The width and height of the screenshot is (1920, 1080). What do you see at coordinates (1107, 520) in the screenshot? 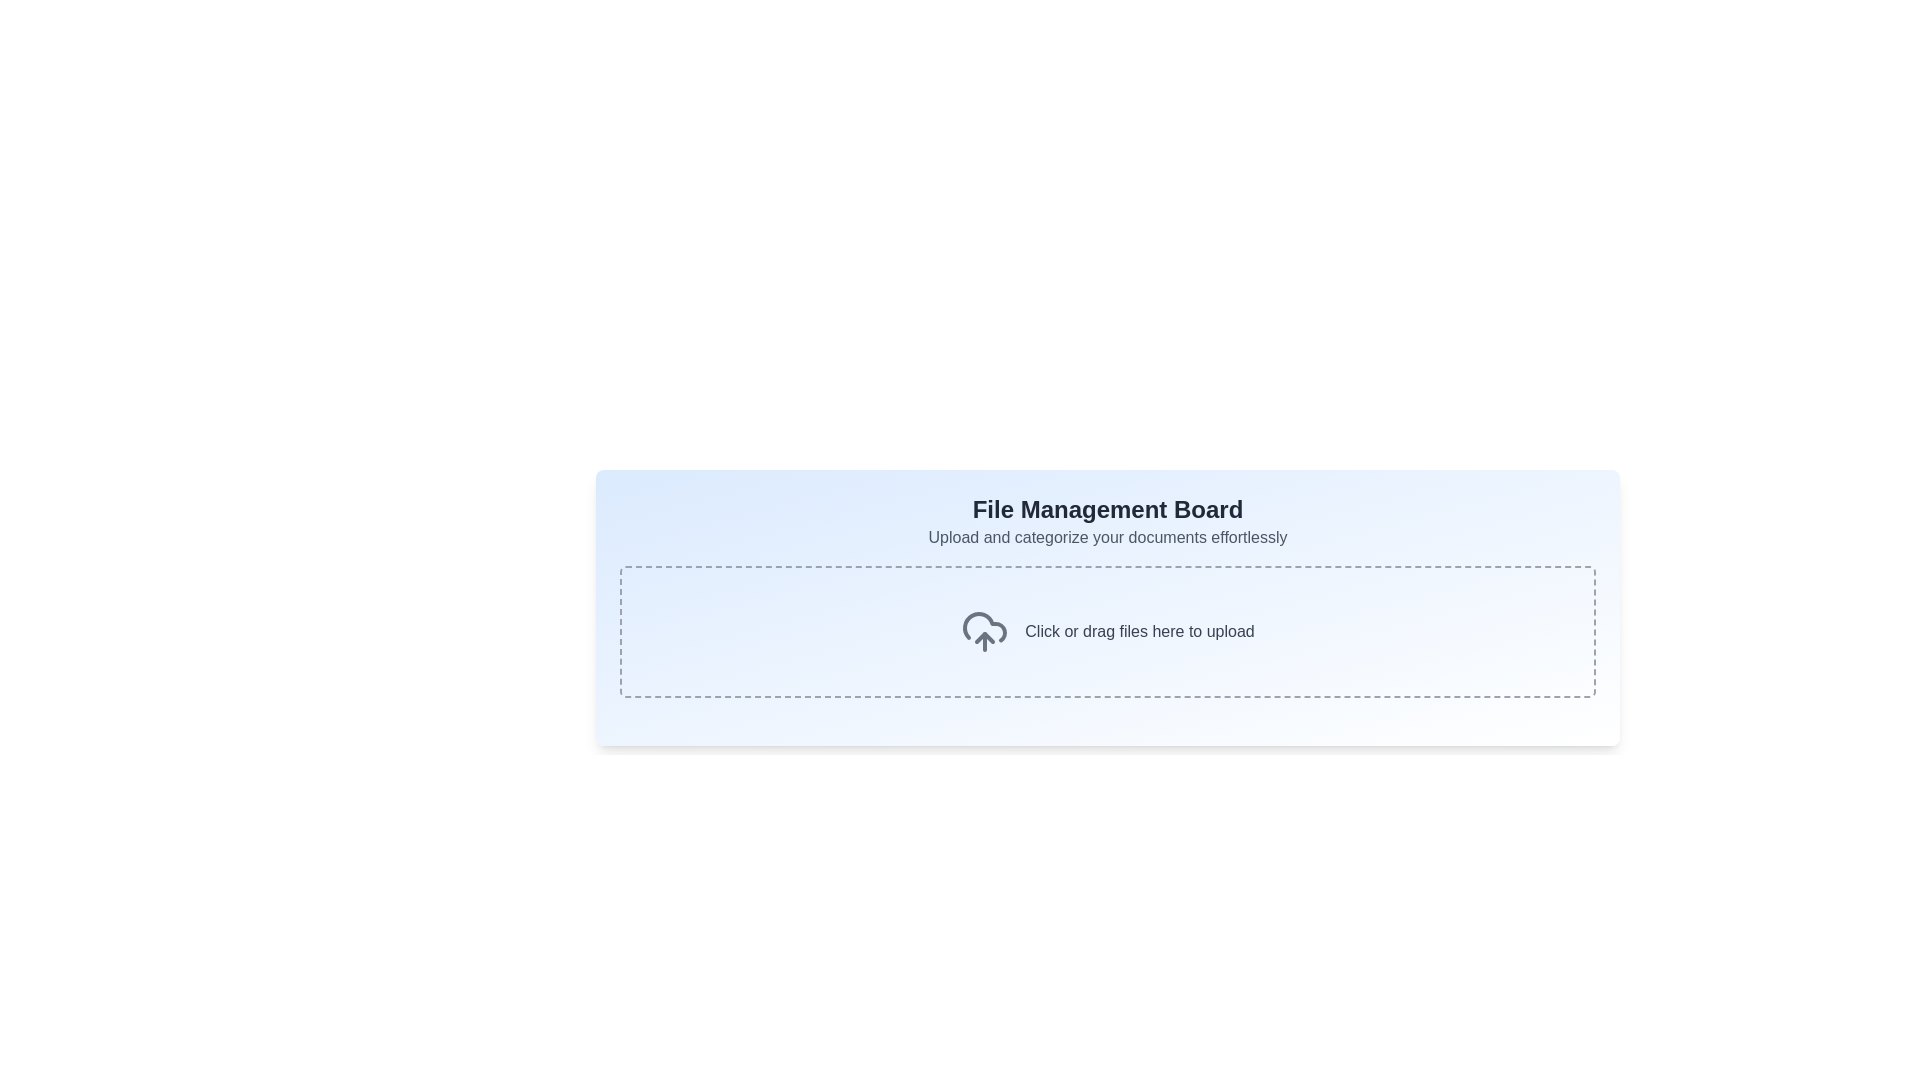
I see `the text display element that serves as a descriptive header for the file management section, positioned above the dashed border box titled 'Click or drag files here to upload'` at bounding box center [1107, 520].